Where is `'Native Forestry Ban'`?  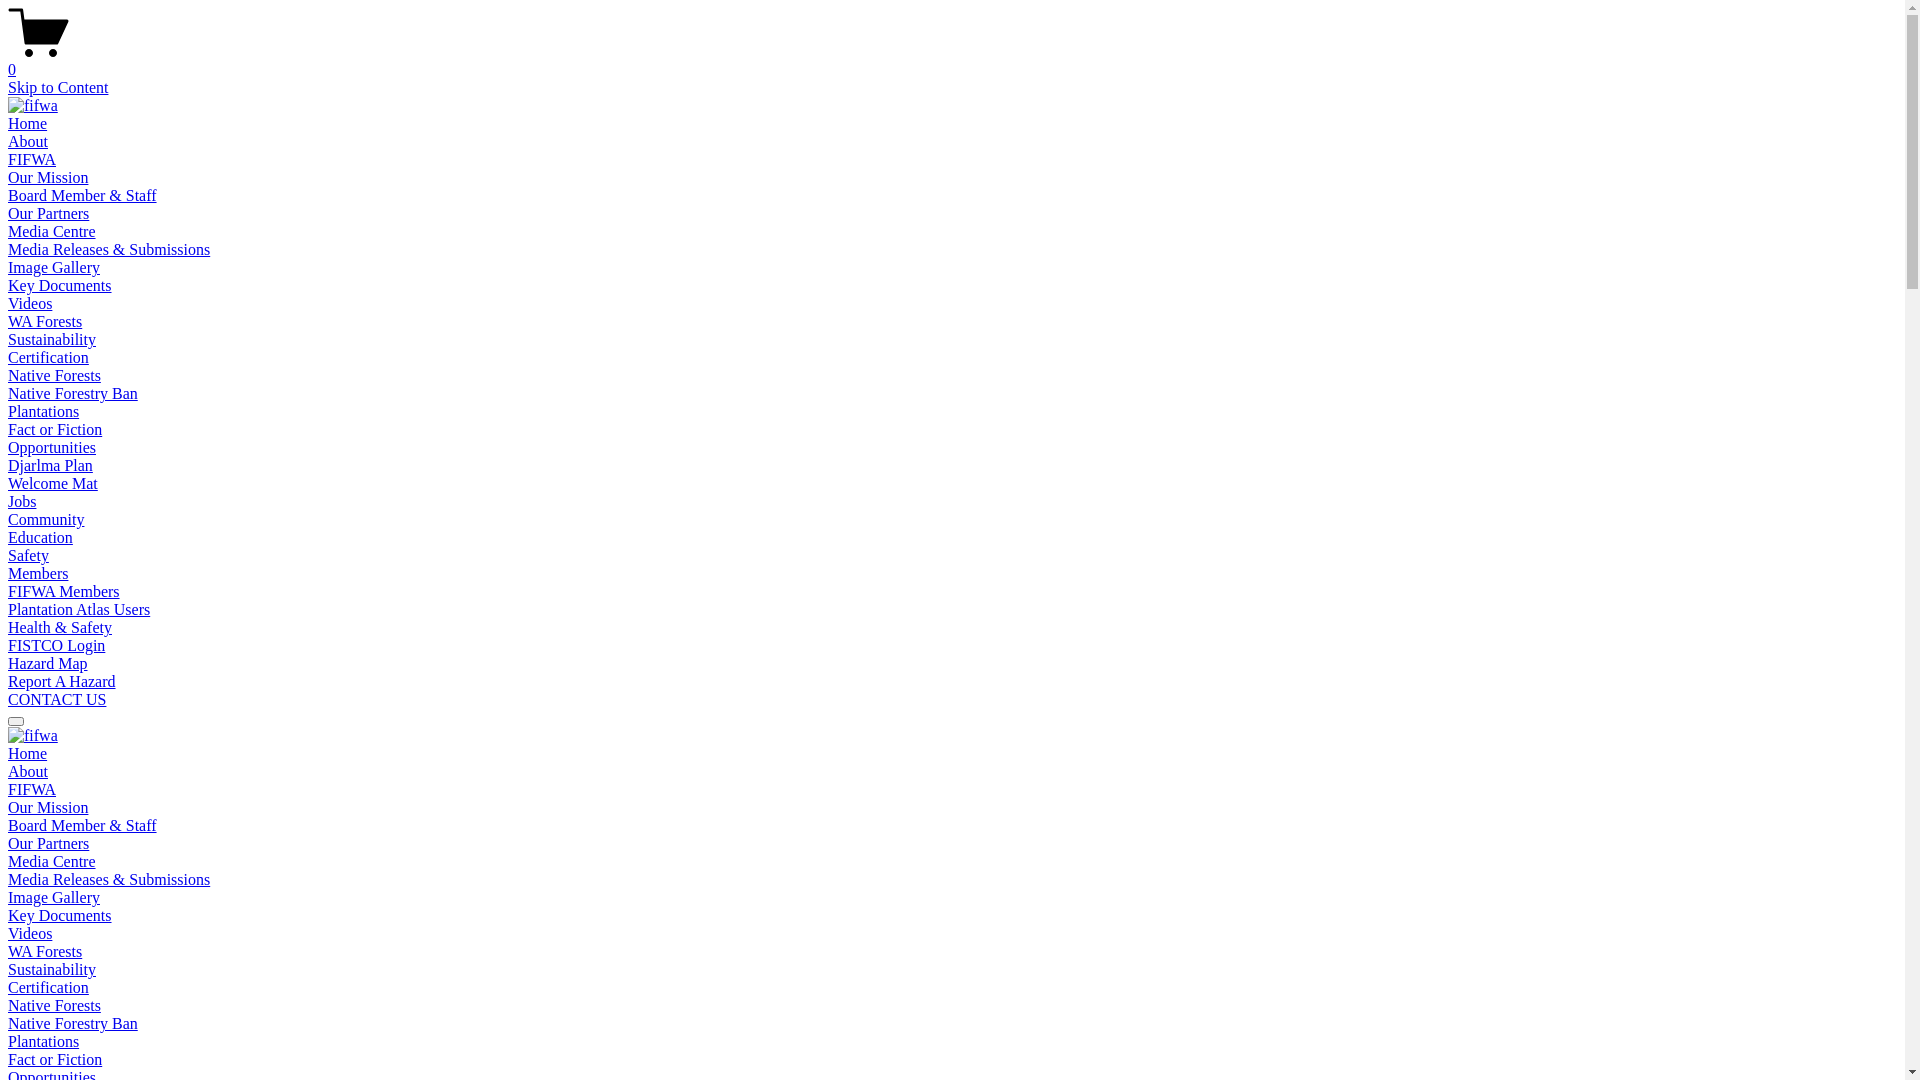
'Native Forestry Ban' is located at coordinates (72, 393).